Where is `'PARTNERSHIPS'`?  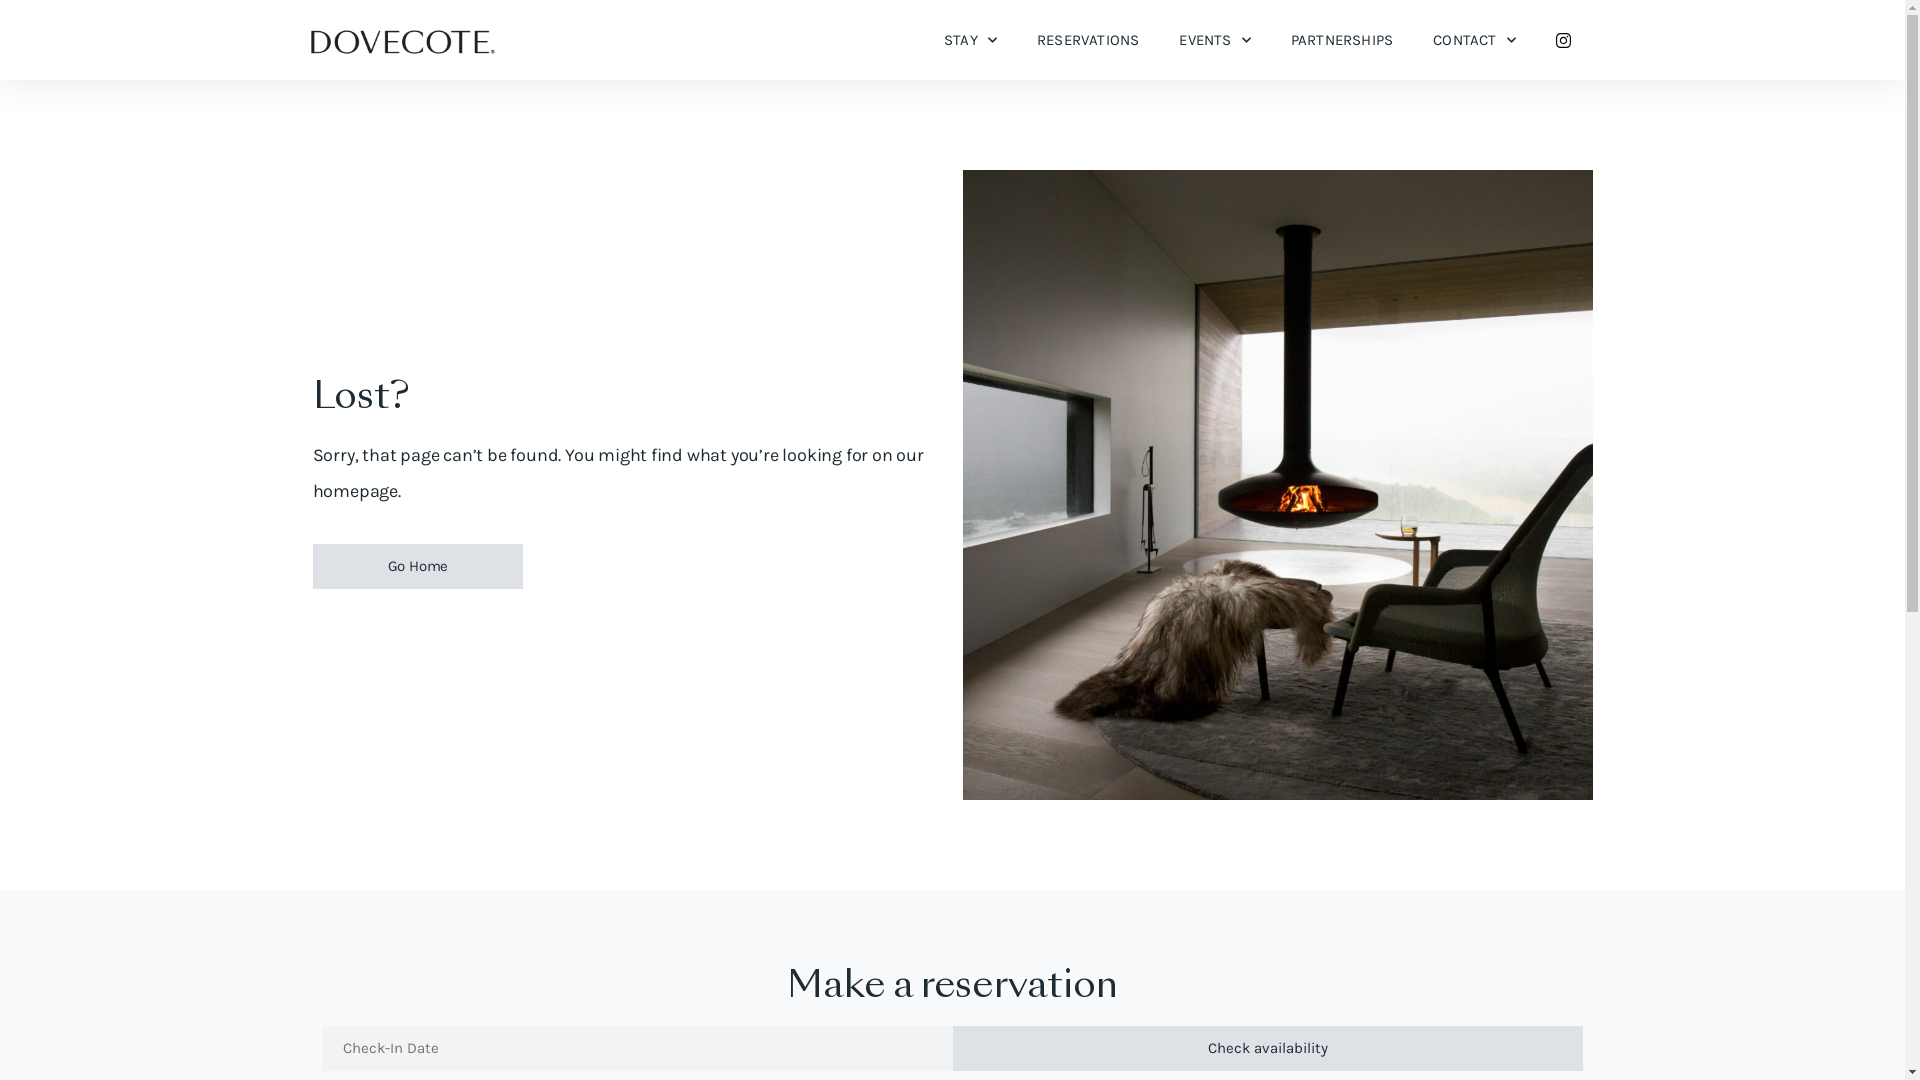
'PARTNERSHIPS' is located at coordinates (1342, 39).